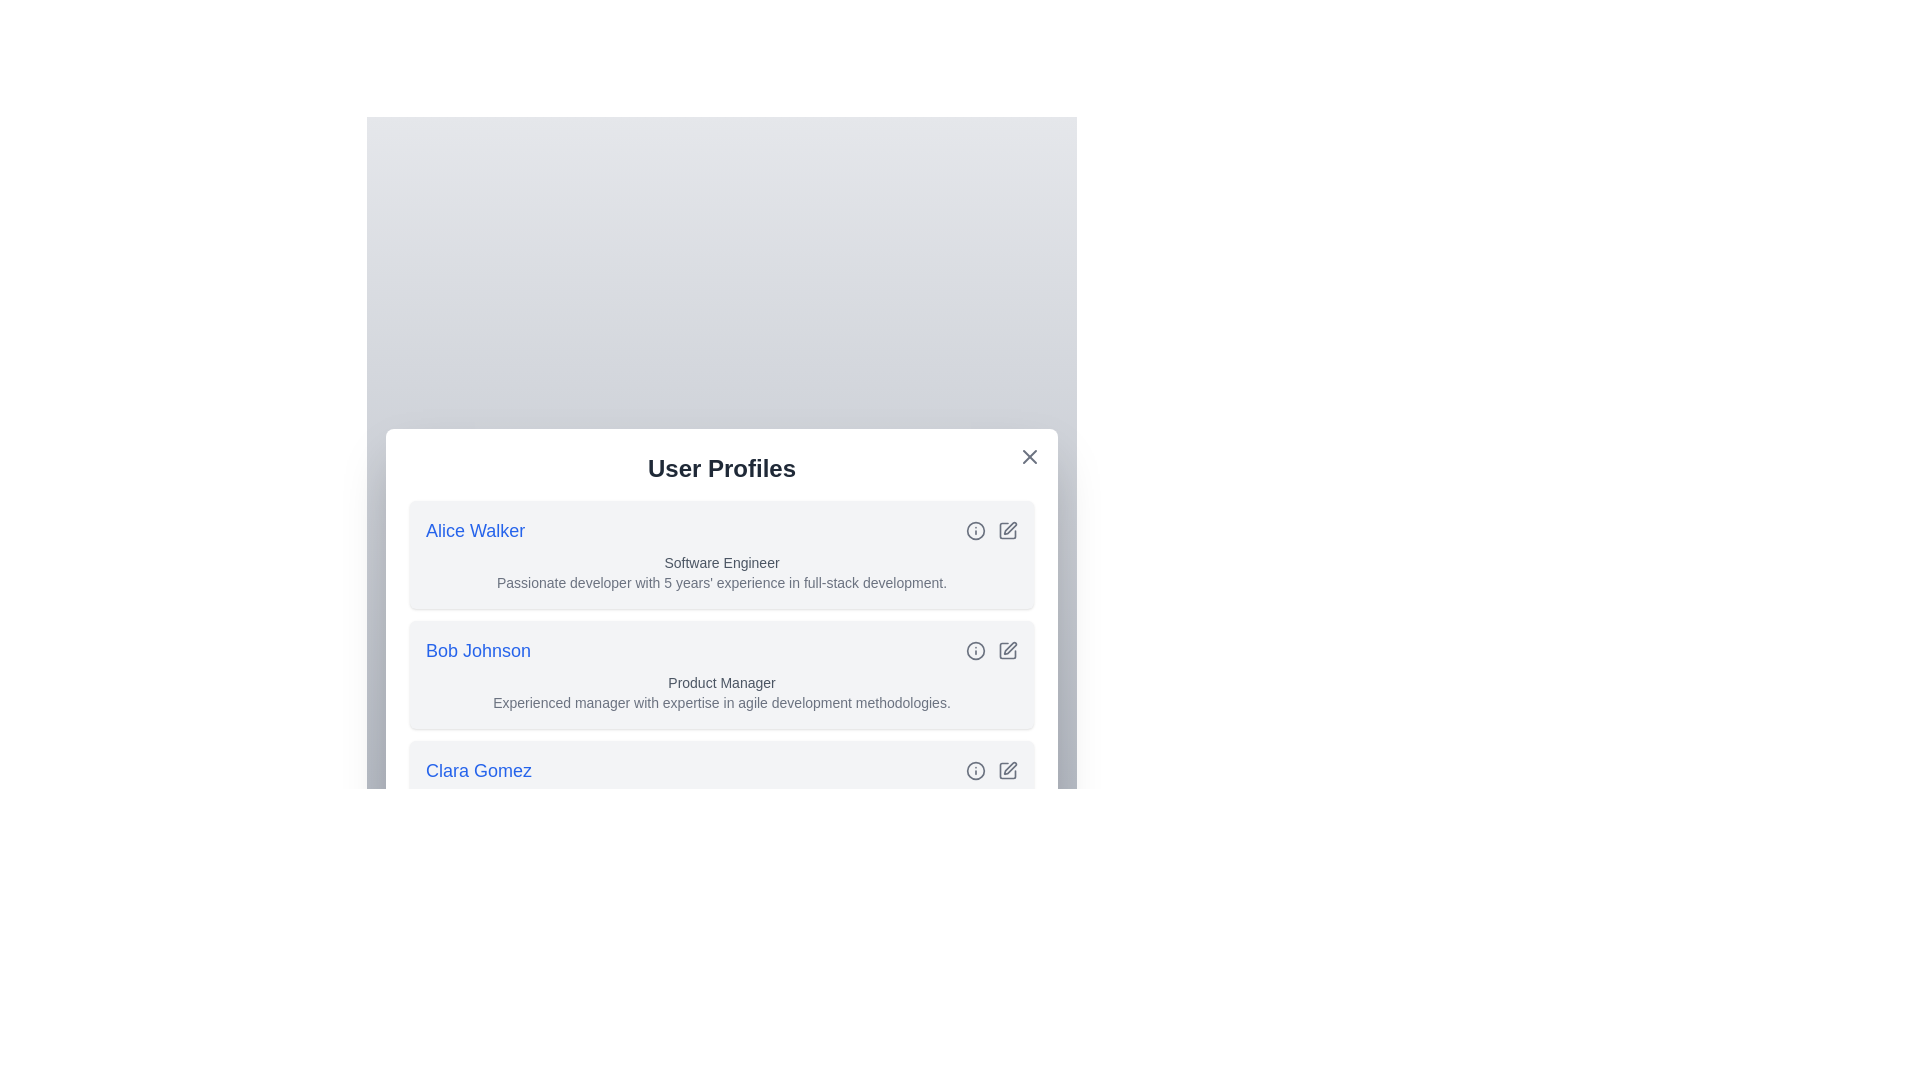 This screenshot has width=1920, height=1080. What do you see at coordinates (720, 675) in the screenshot?
I see `the user profile item for Bob Johnson` at bounding box center [720, 675].